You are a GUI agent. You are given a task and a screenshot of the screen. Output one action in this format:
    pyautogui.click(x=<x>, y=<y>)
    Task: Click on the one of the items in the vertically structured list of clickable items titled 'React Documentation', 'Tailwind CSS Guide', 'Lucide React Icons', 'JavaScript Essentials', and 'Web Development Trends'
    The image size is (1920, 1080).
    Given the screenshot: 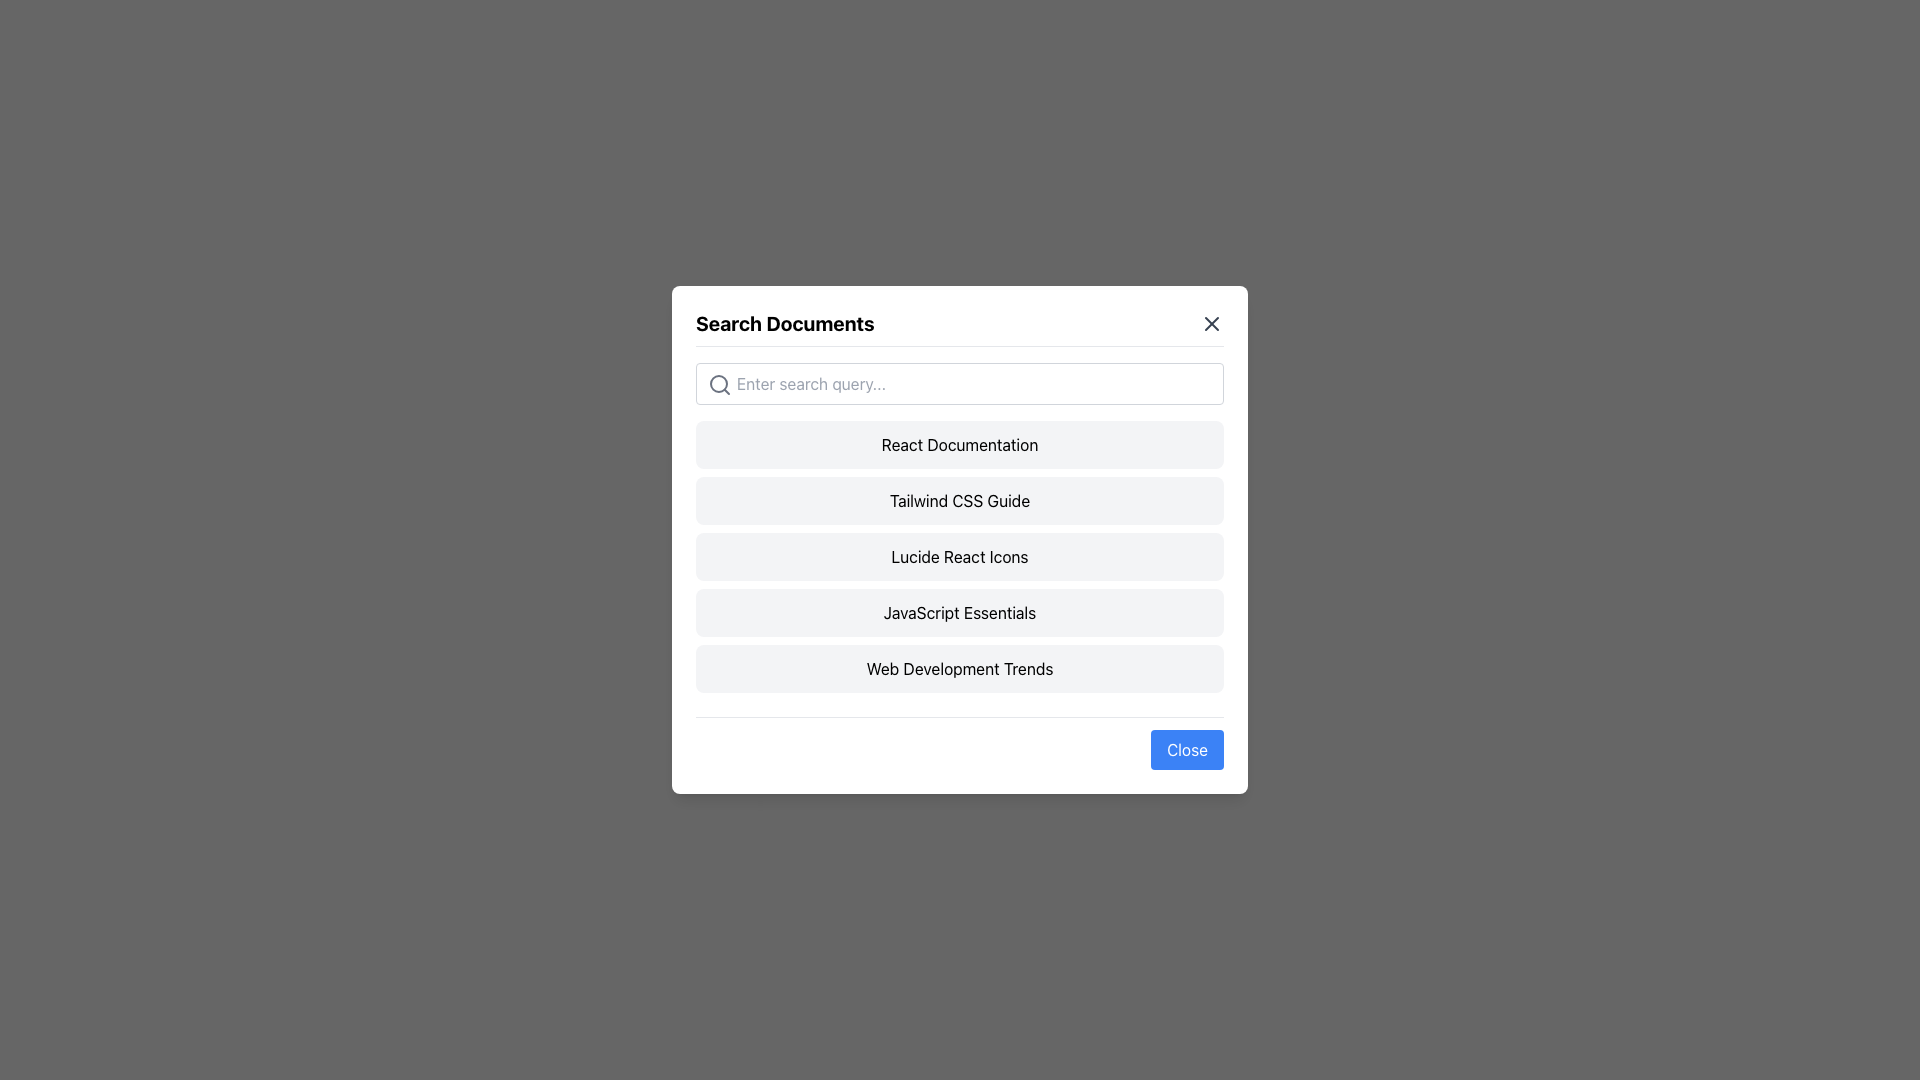 What is the action you would take?
    pyautogui.click(x=960, y=527)
    